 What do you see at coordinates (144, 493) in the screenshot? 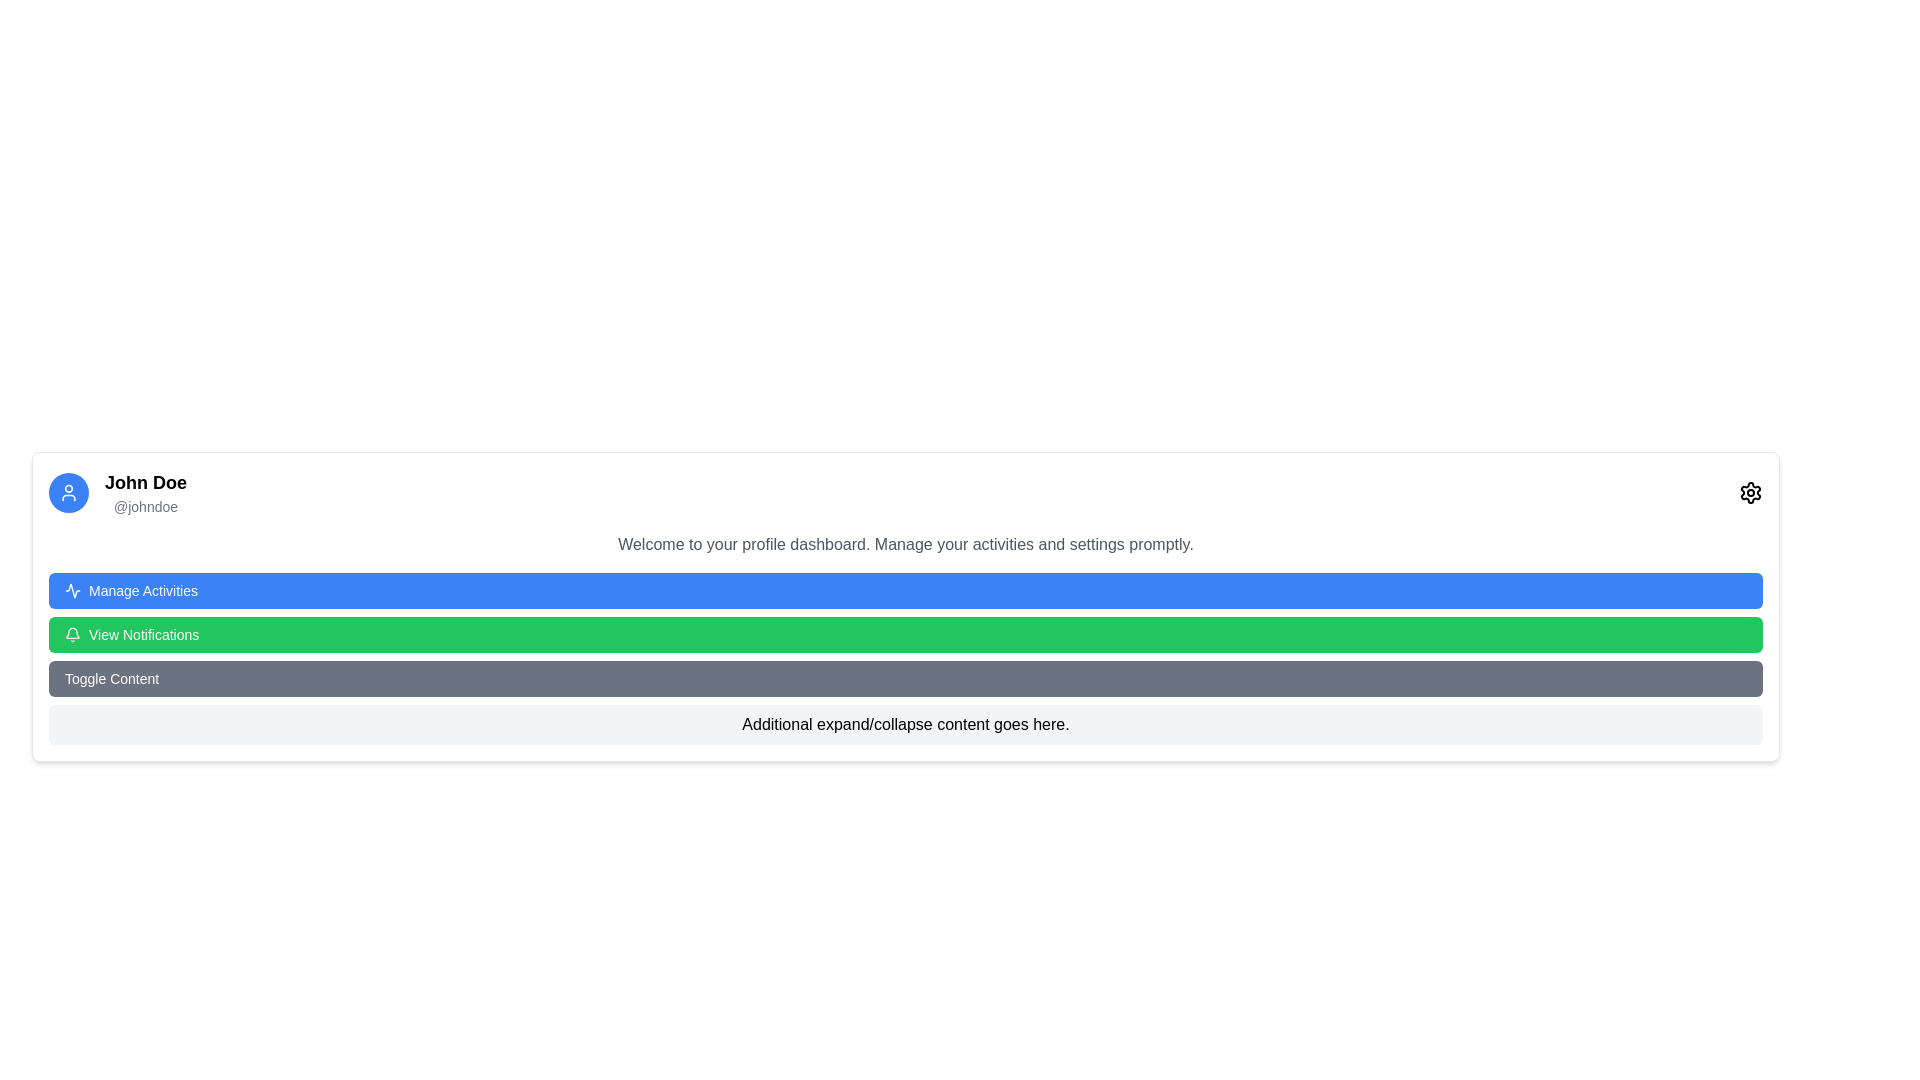
I see `the Text Display component that shows the user's name and username handle for additional actions or navigation` at bounding box center [144, 493].